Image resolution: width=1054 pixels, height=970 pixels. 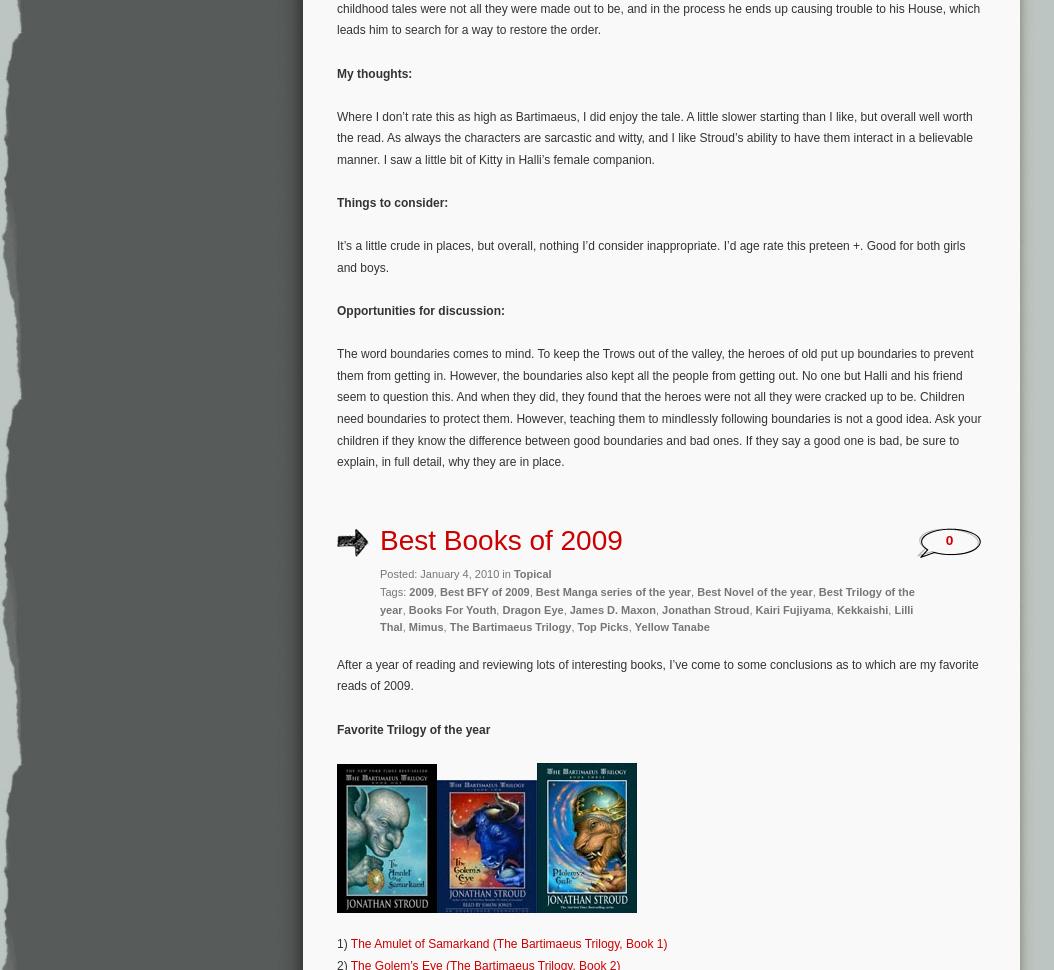 I want to click on 'The word boundaries comes to mind. To keep the Trows out of the valley, the heroes of old put up boundaries to prevent them from getting in. However, the boundaries also kept all the people from getting out. No one but Halli and his friend seem to question this. And when they did, they found that the heroes were not all they were cracked up to be. Children need boundaries to protect them. However, teaching them to mindlessly following boundaries is not a good idea. Ask your children if they know the difference between good boundaries and bad ones. If they say a good one is bad, be sure to explain, in full detail, why they are in place.', so click(x=336, y=407).